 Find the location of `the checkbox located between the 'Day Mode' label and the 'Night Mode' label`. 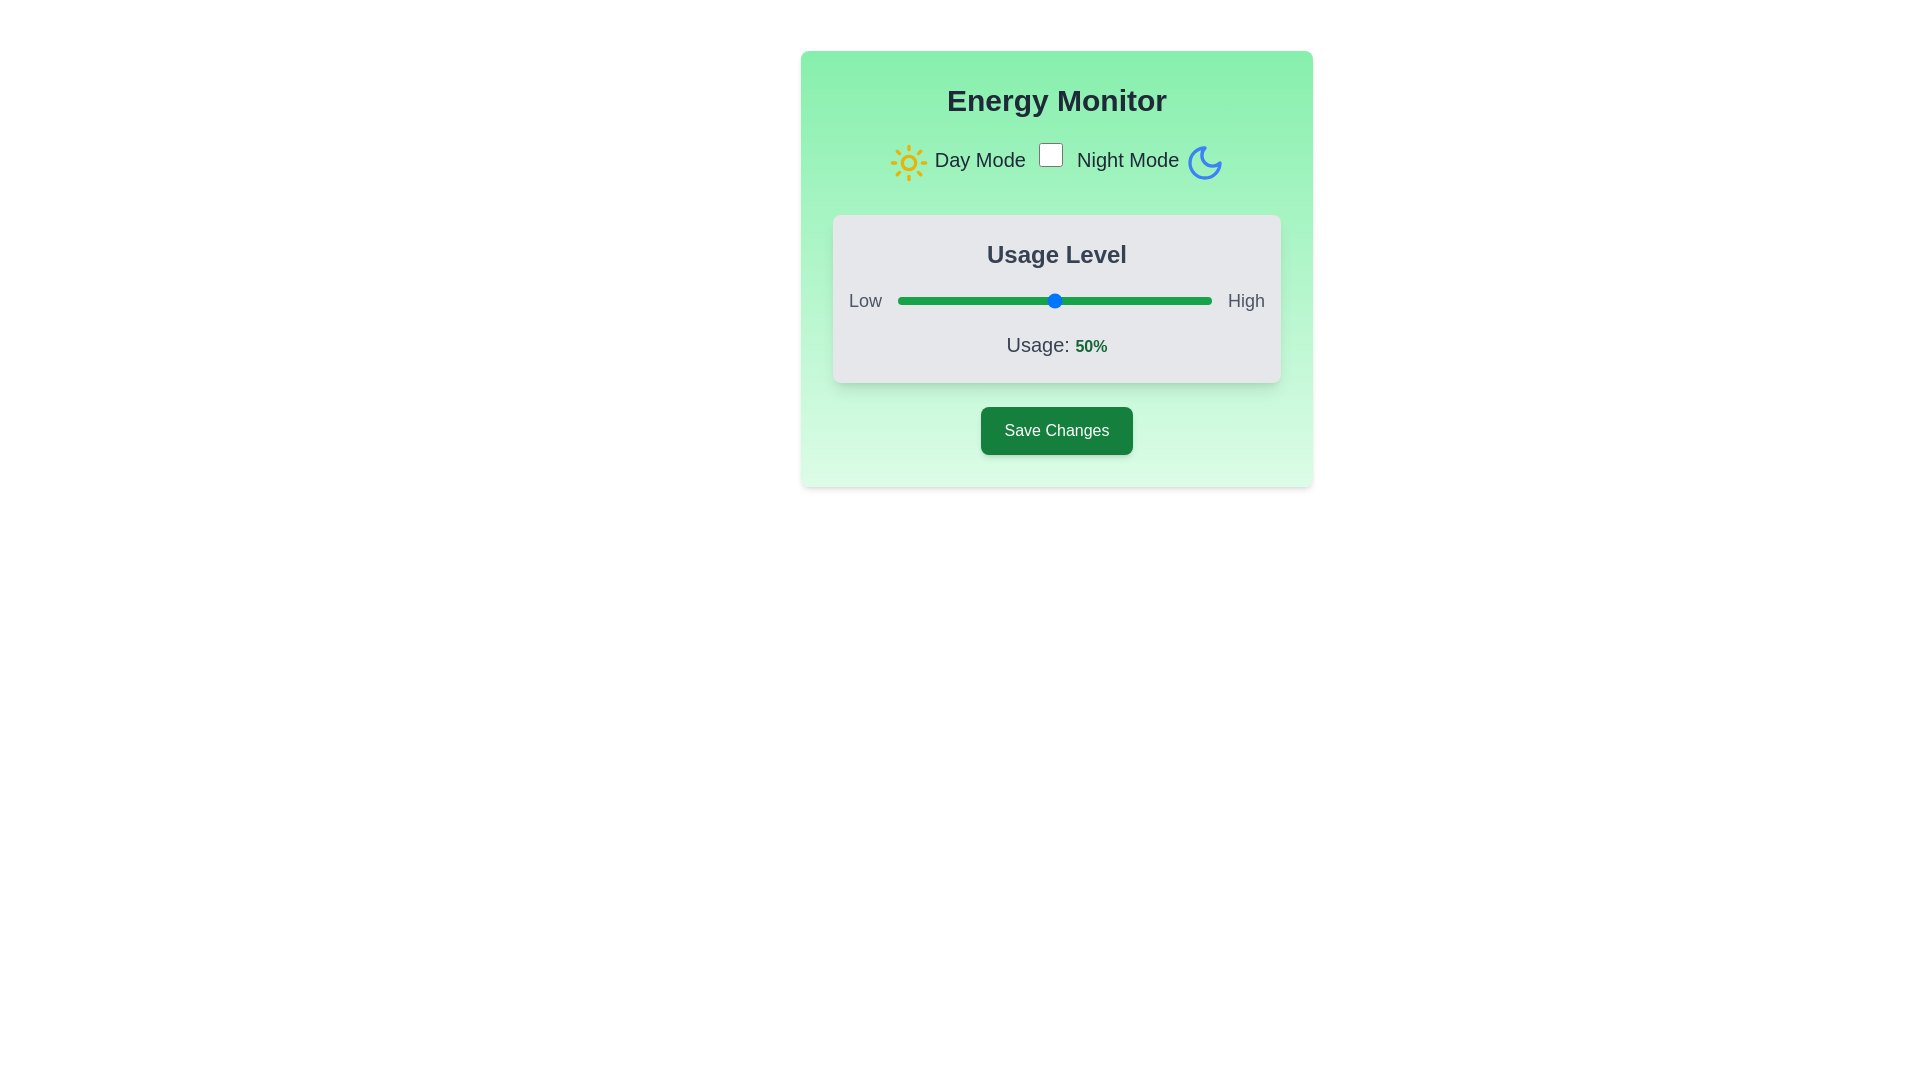

the checkbox located between the 'Day Mode' label and the 'Night Mode' label is located at coordinates (1050, 154).